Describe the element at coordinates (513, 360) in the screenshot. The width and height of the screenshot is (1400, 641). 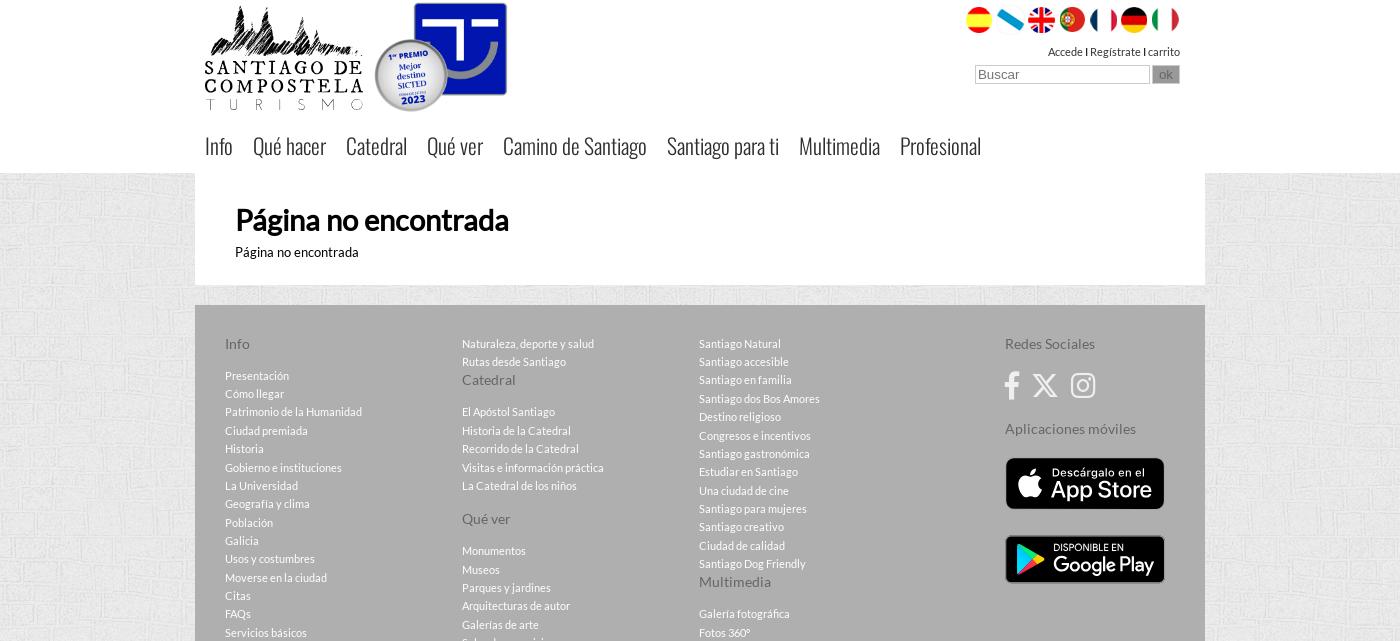
I see `'Rutas desde Santiago'` at that location.